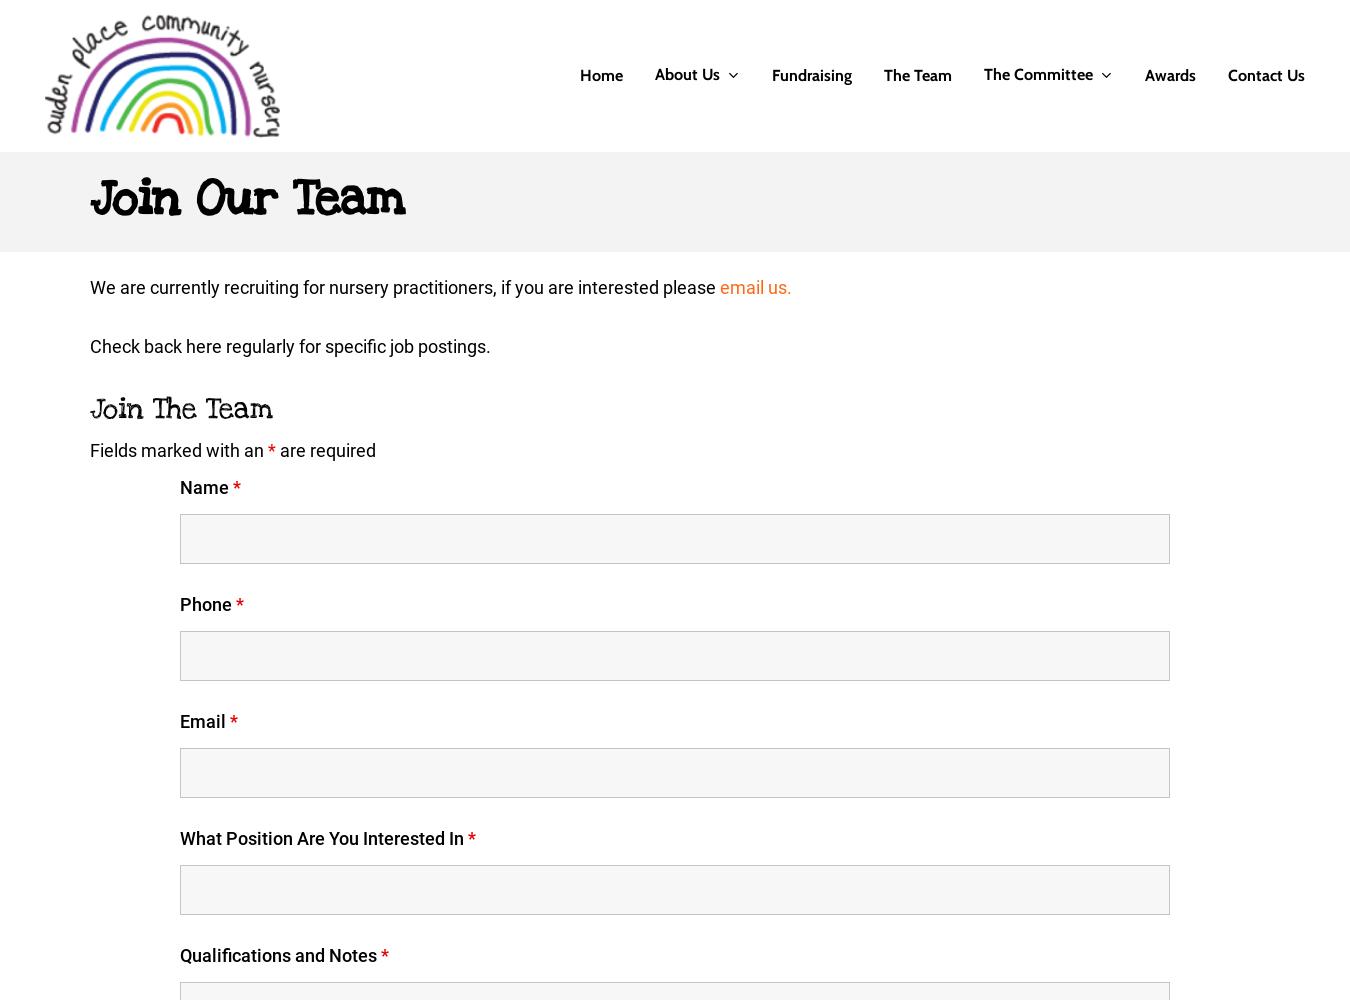 This screenshot has width=1350, height=1000. What do you see at coordinates (1266, 74) in the screenshot?
I see `'Contact Us'` at bounding box center [1266, 74].